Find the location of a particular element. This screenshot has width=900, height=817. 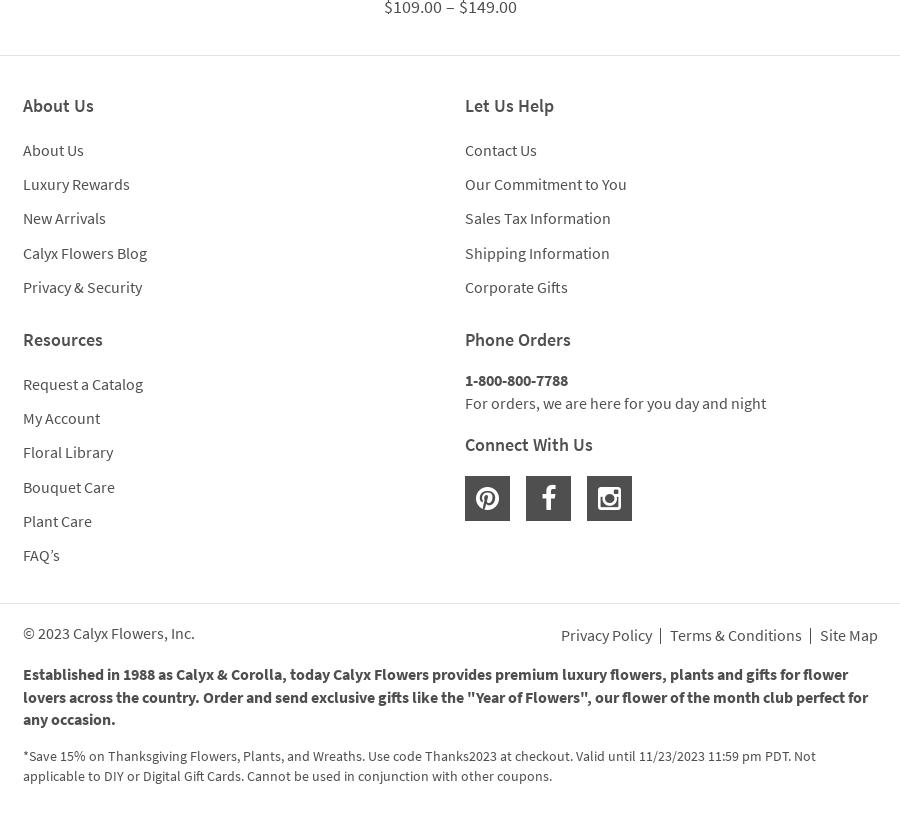

'Our Commitment to You' is located at coordinates (545, 182).